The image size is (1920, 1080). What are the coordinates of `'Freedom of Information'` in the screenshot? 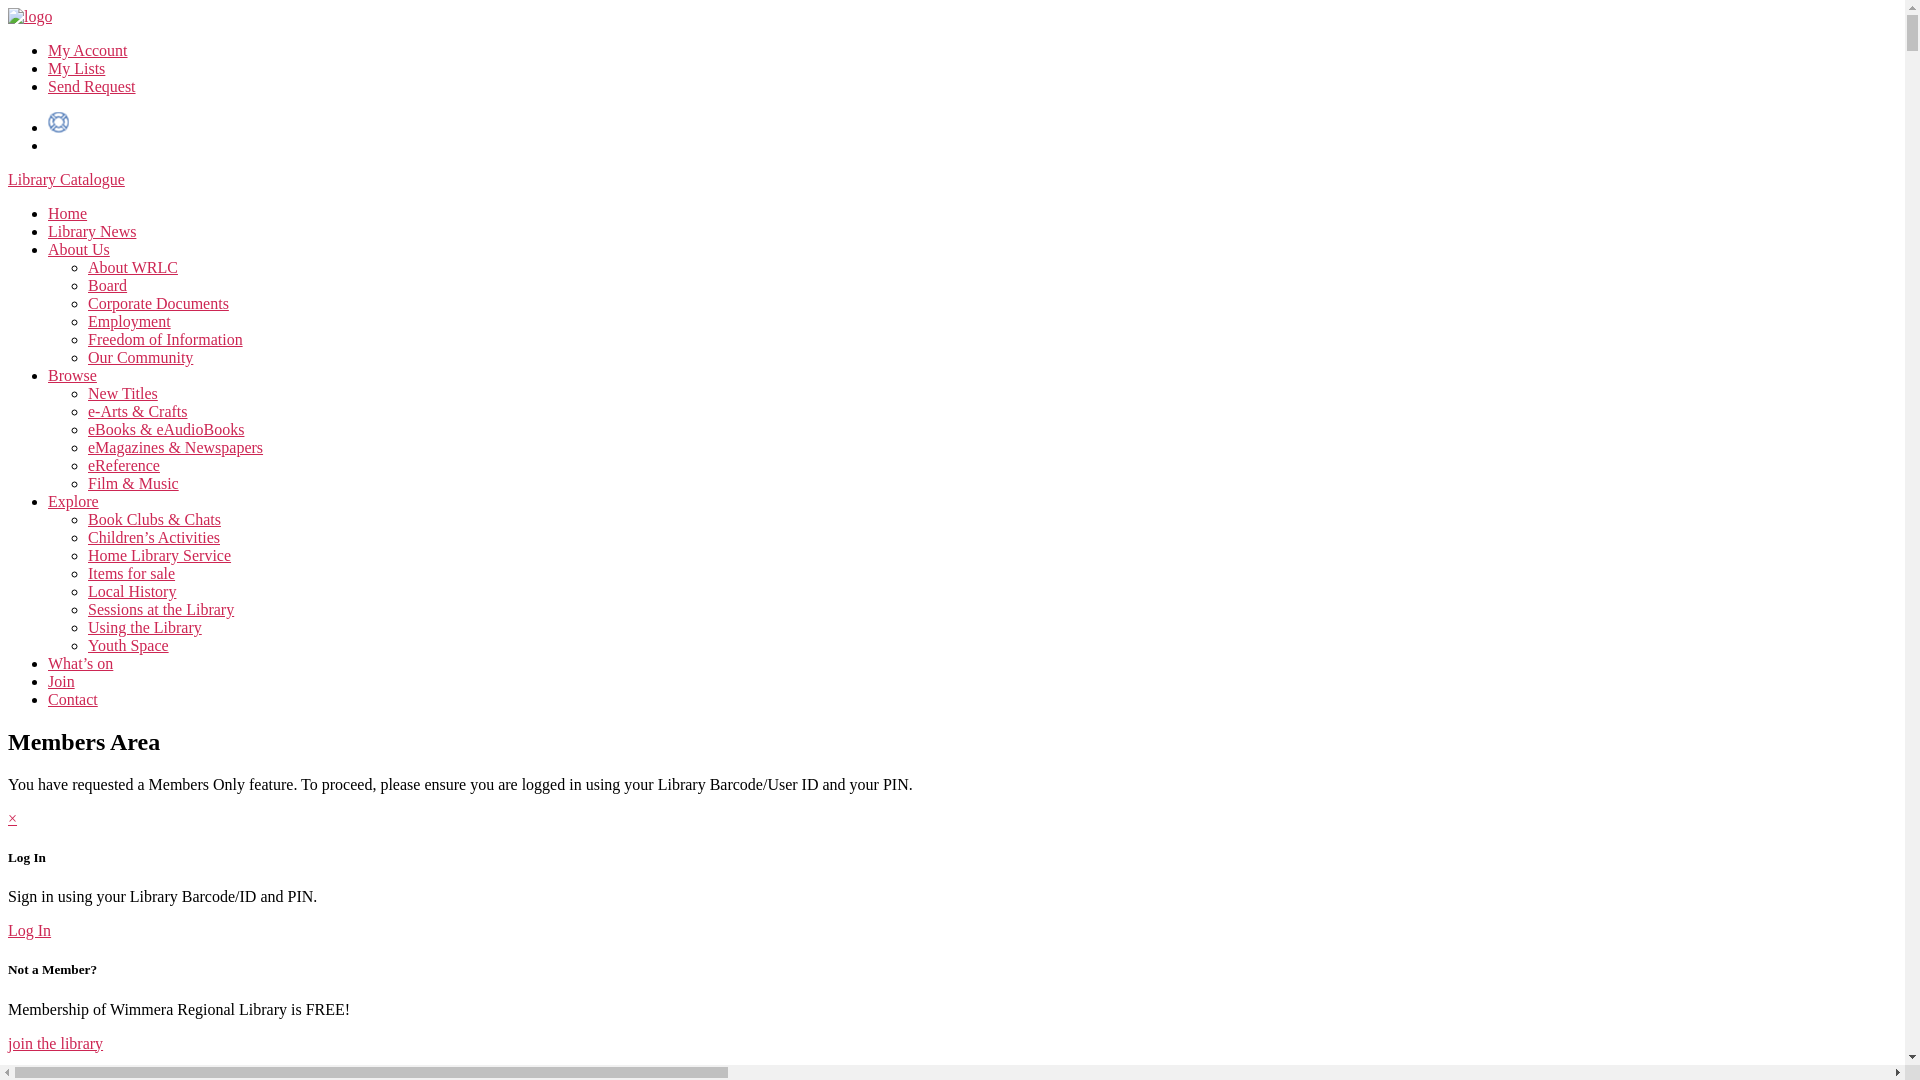 It's located at (165, 338).